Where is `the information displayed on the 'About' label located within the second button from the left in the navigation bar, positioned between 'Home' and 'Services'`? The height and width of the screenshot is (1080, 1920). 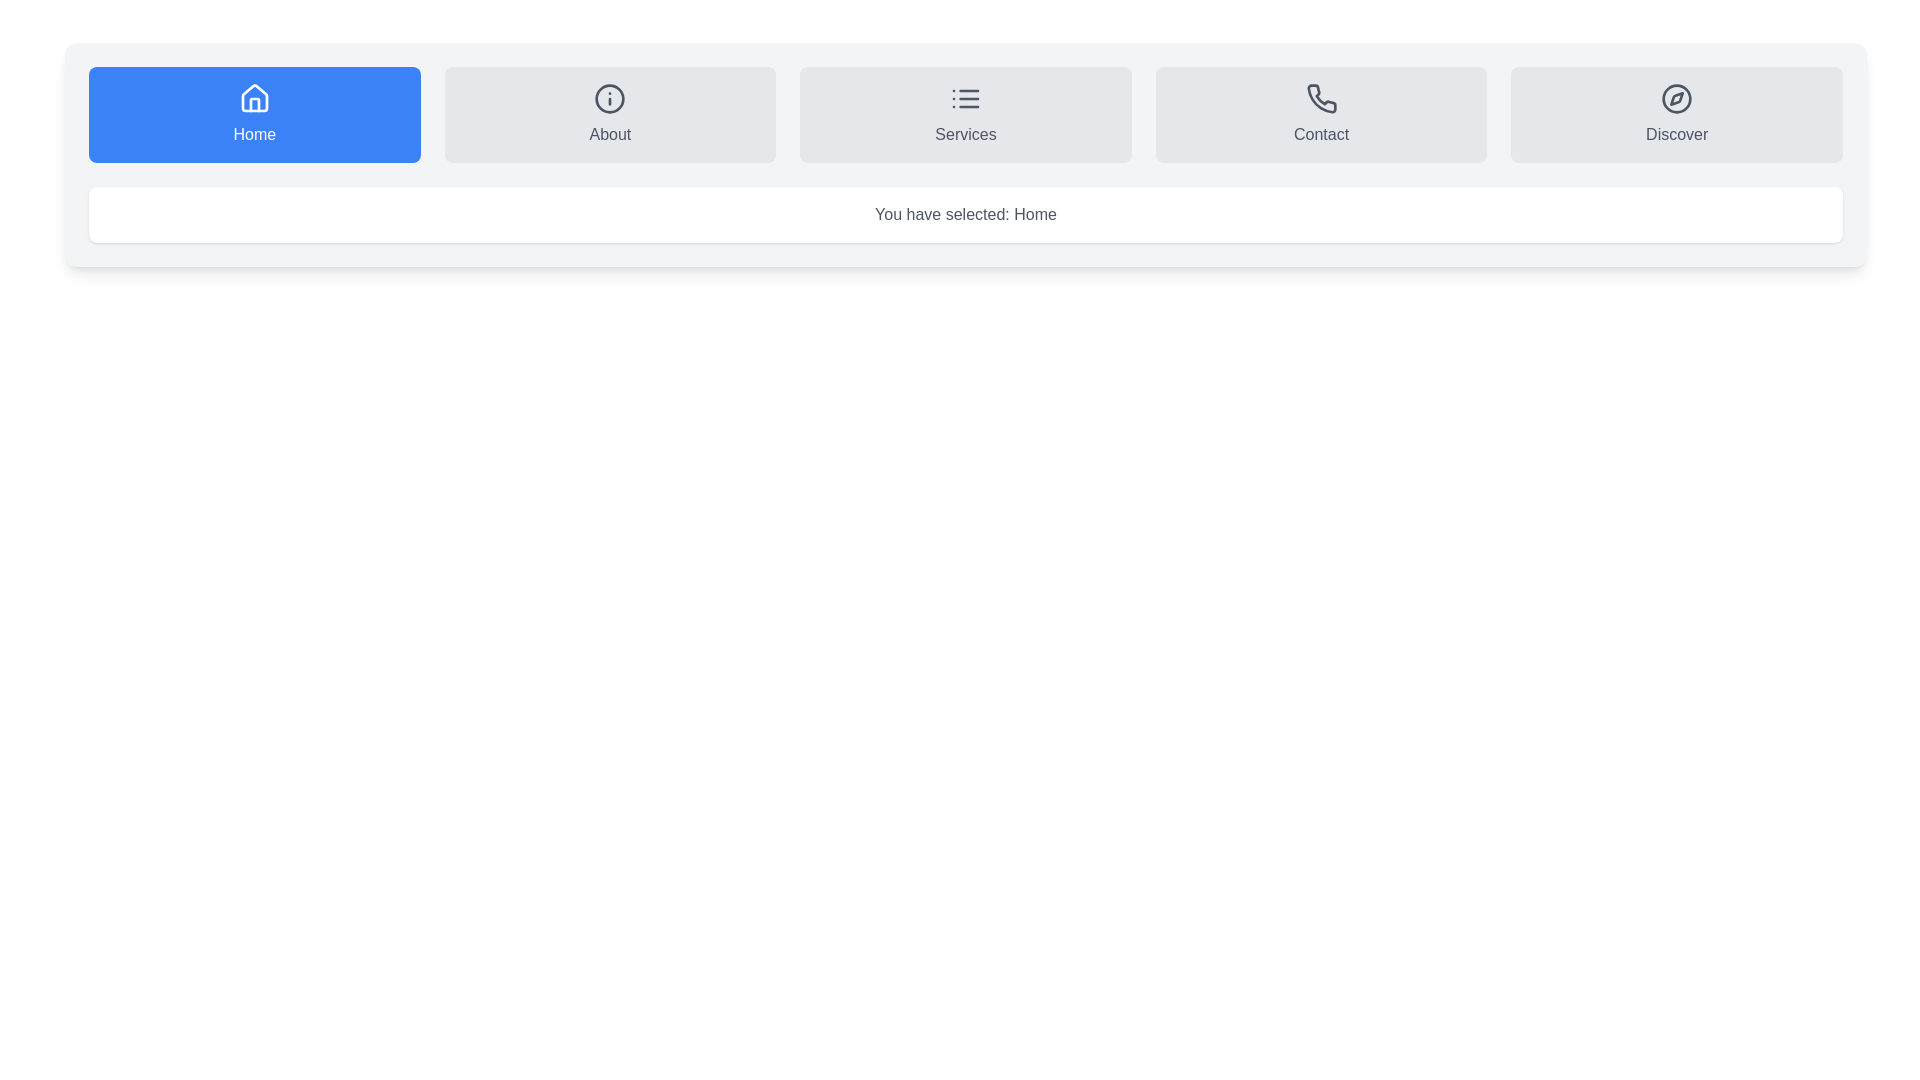 the information displayed on the 'About' label located within the second button from the left in the navigation bar, positioned between 'Home' and 'Services' is located at coordinates (609, 135).